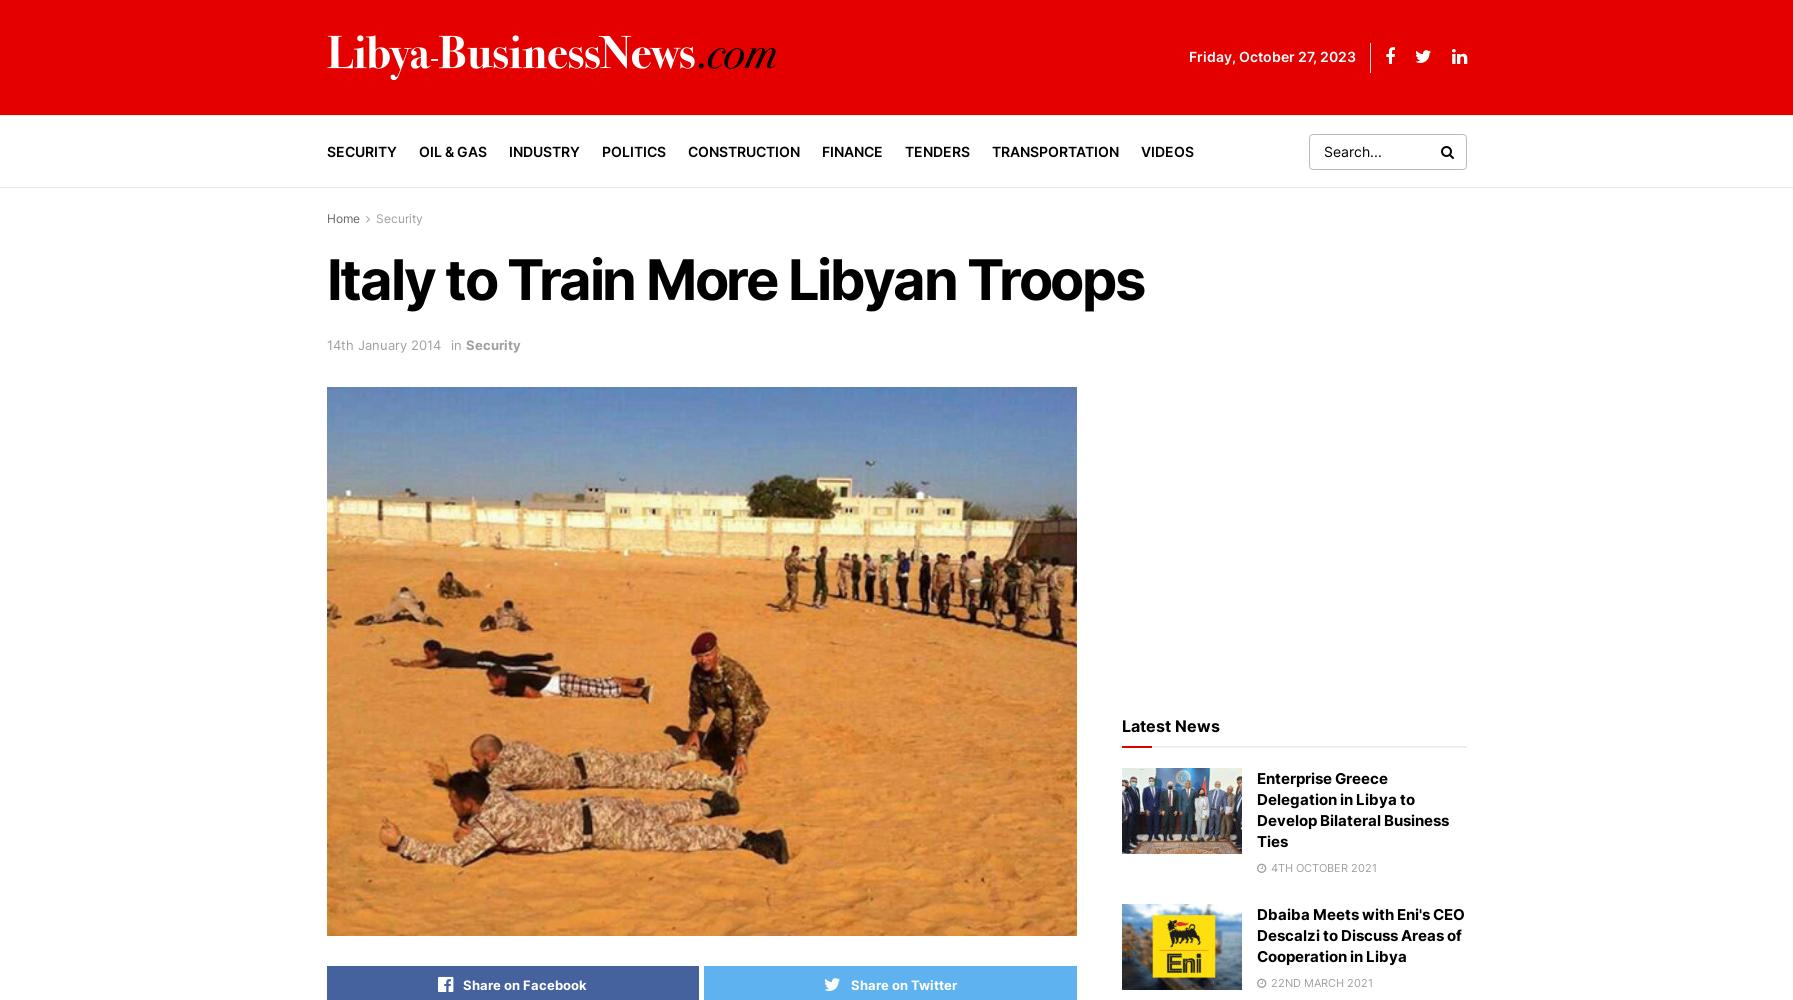 This screenshot has height=1000, width=1793. Describe the element at coordinates (1359, 935) in the screenshot. I see `'Dbaiba Meets with Eni's CEO Descalzi to Discuss Areas of Cooperation in Libya'` at that location.